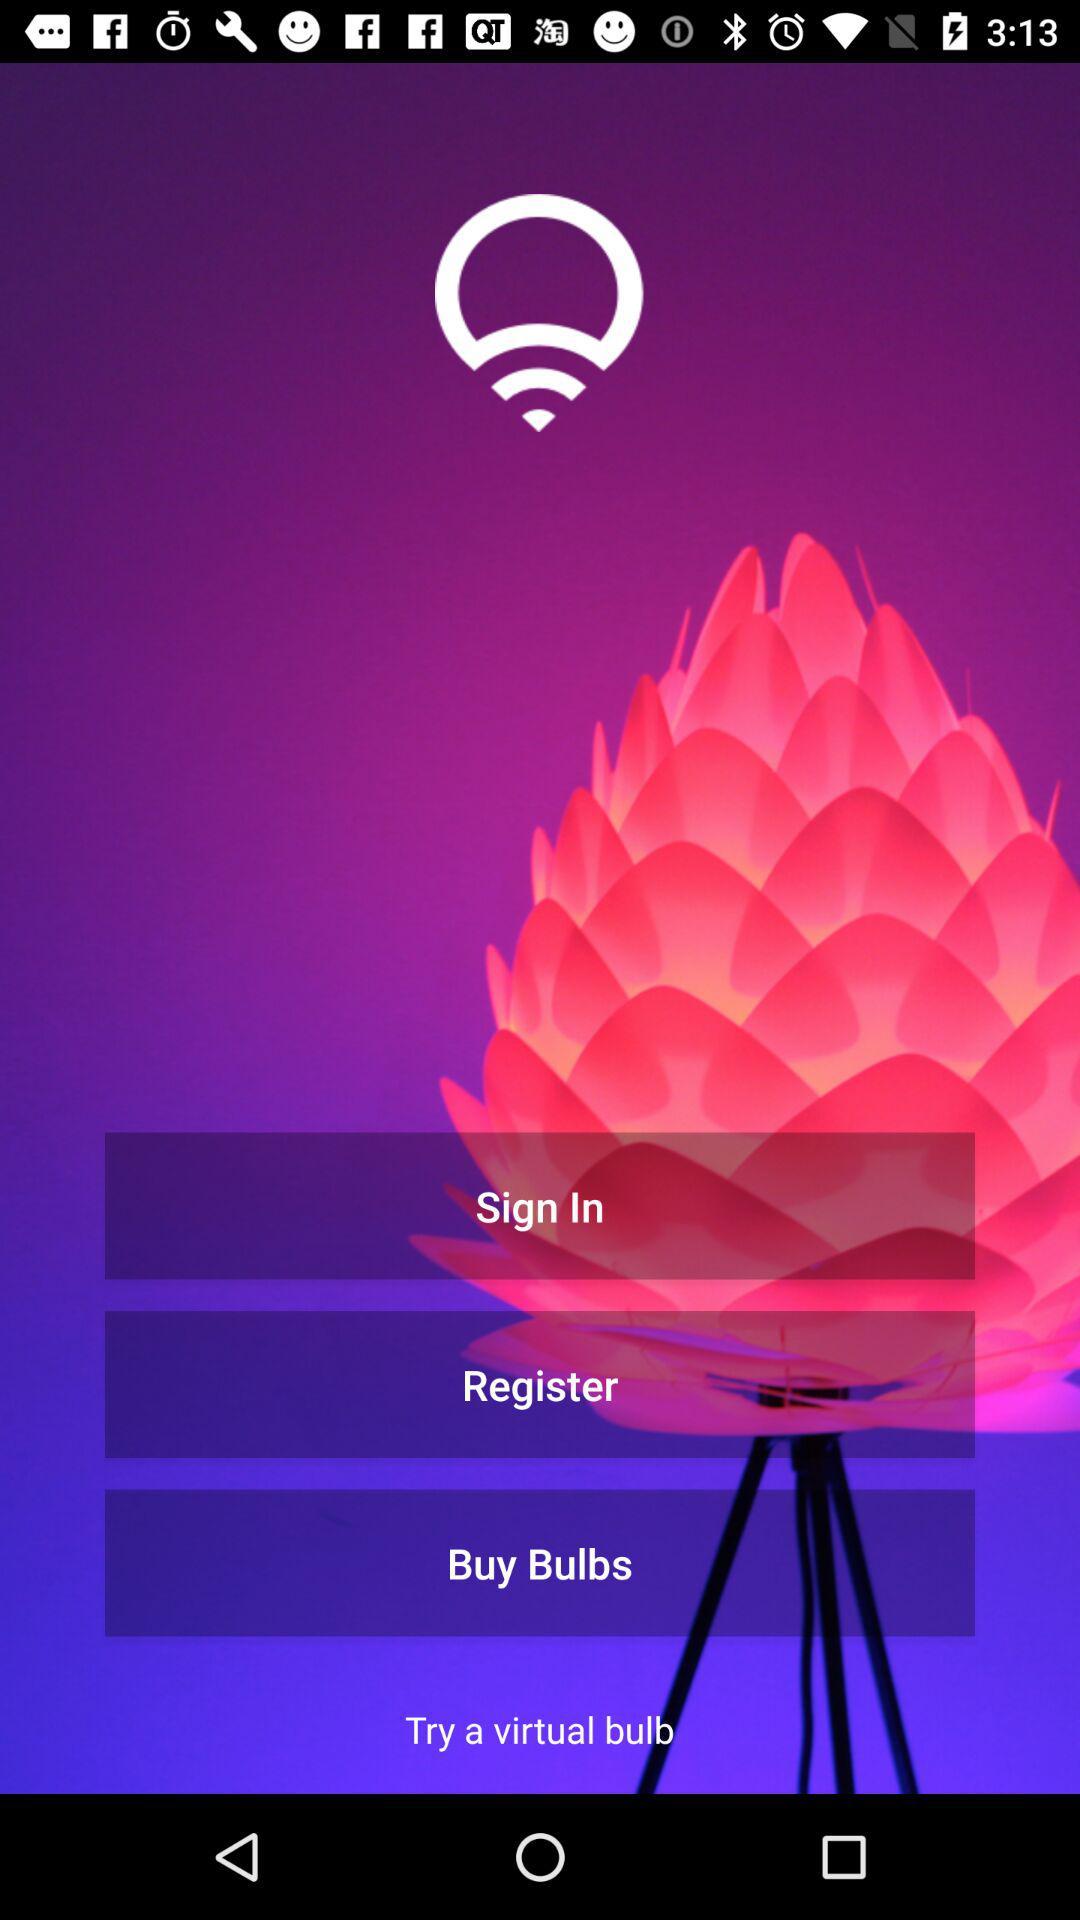 The image size is (1080, 1920). I want to click on button below sign in button, so click(540, 1383).